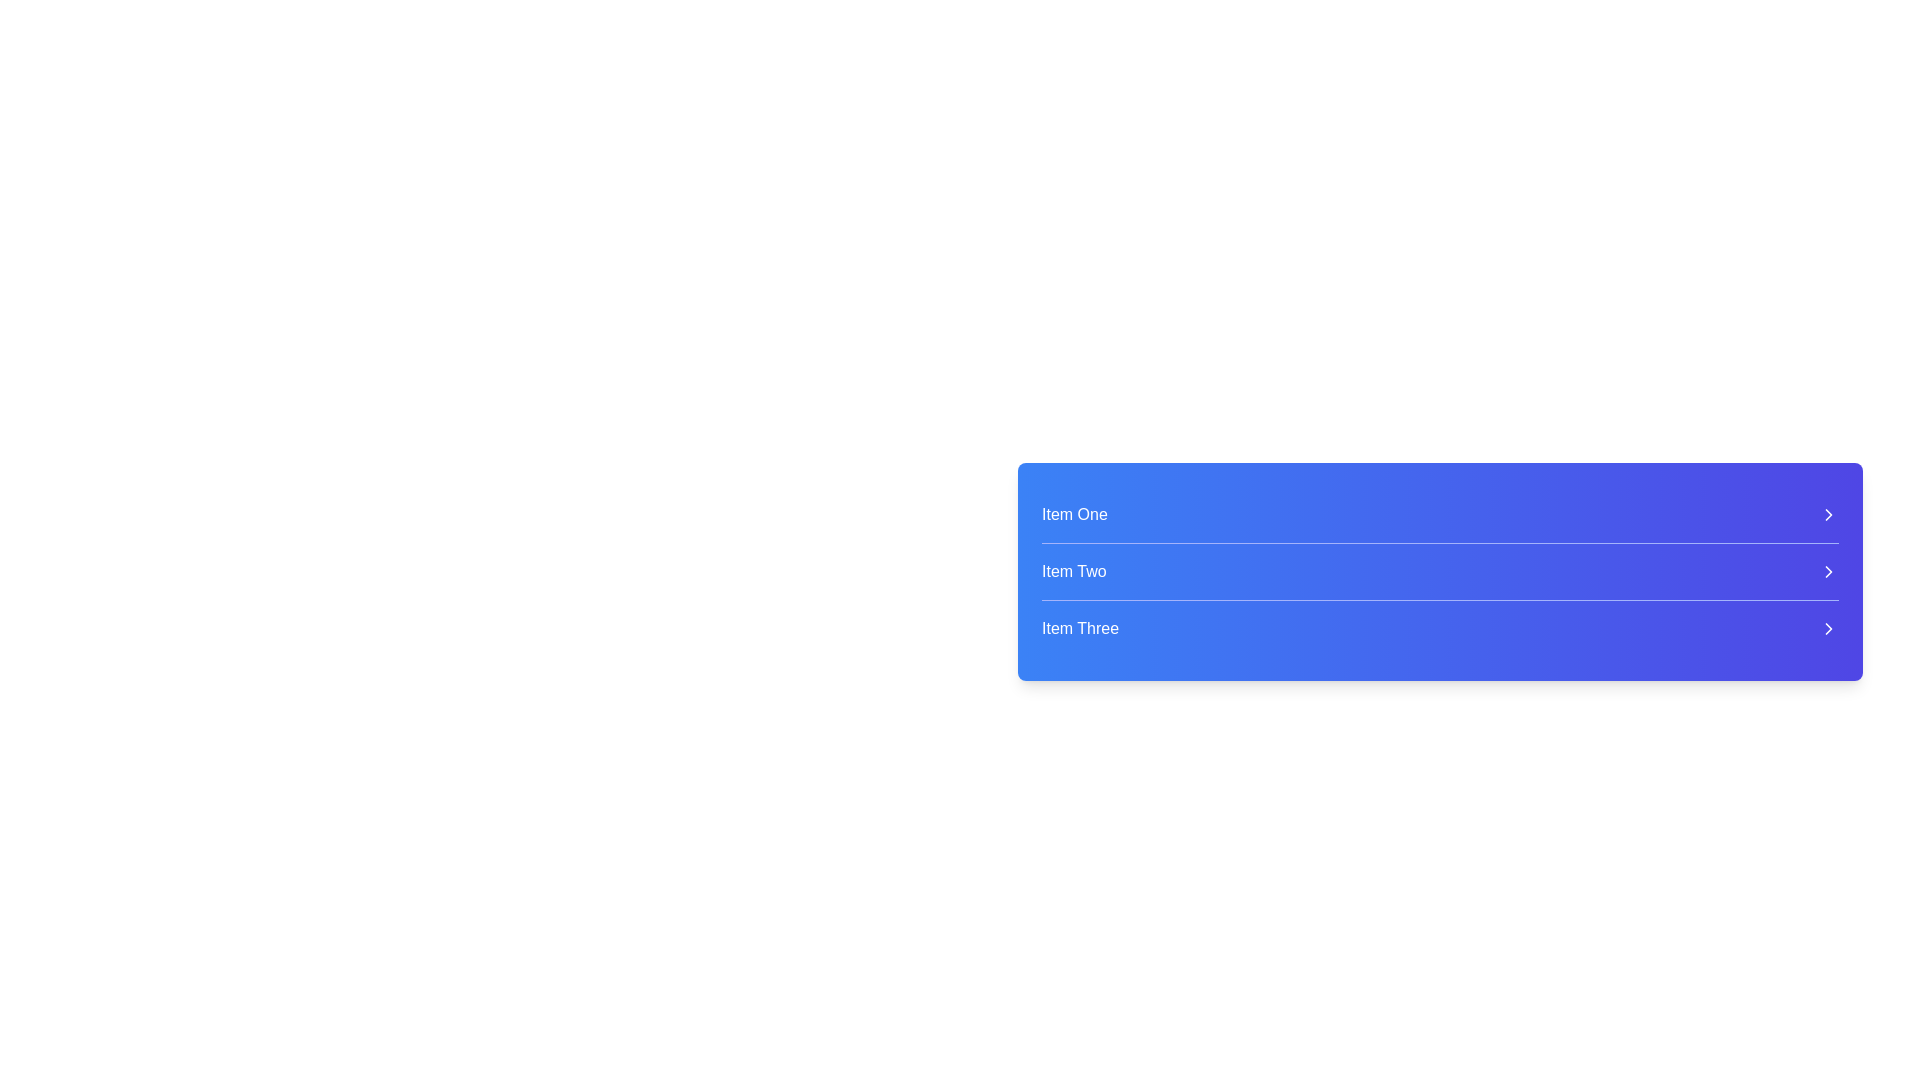 This screenshot has height=1080, width=1920. I want to click on the second list item titled 'Item Two' in the vertically arranged list, so click(1440, 571).